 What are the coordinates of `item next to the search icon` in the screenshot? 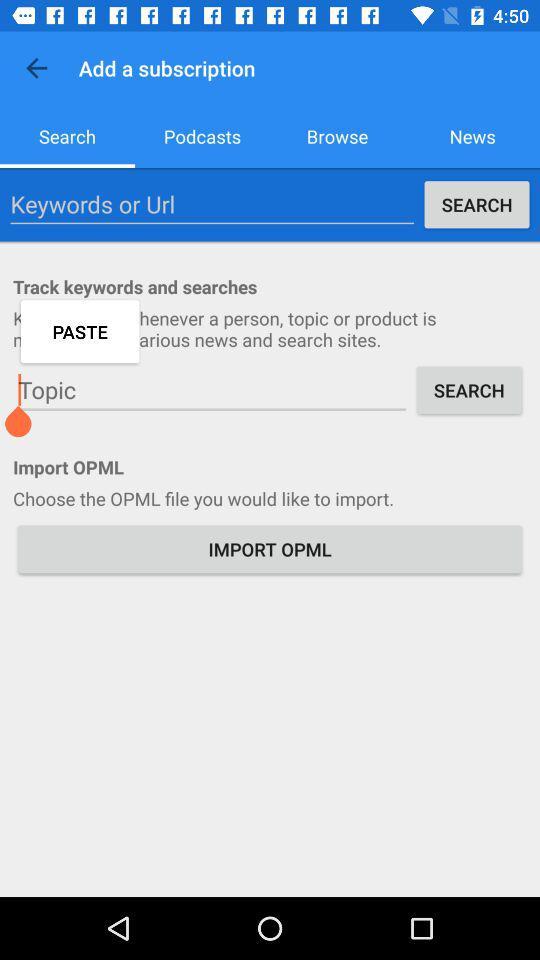 It's located at (211, 389).